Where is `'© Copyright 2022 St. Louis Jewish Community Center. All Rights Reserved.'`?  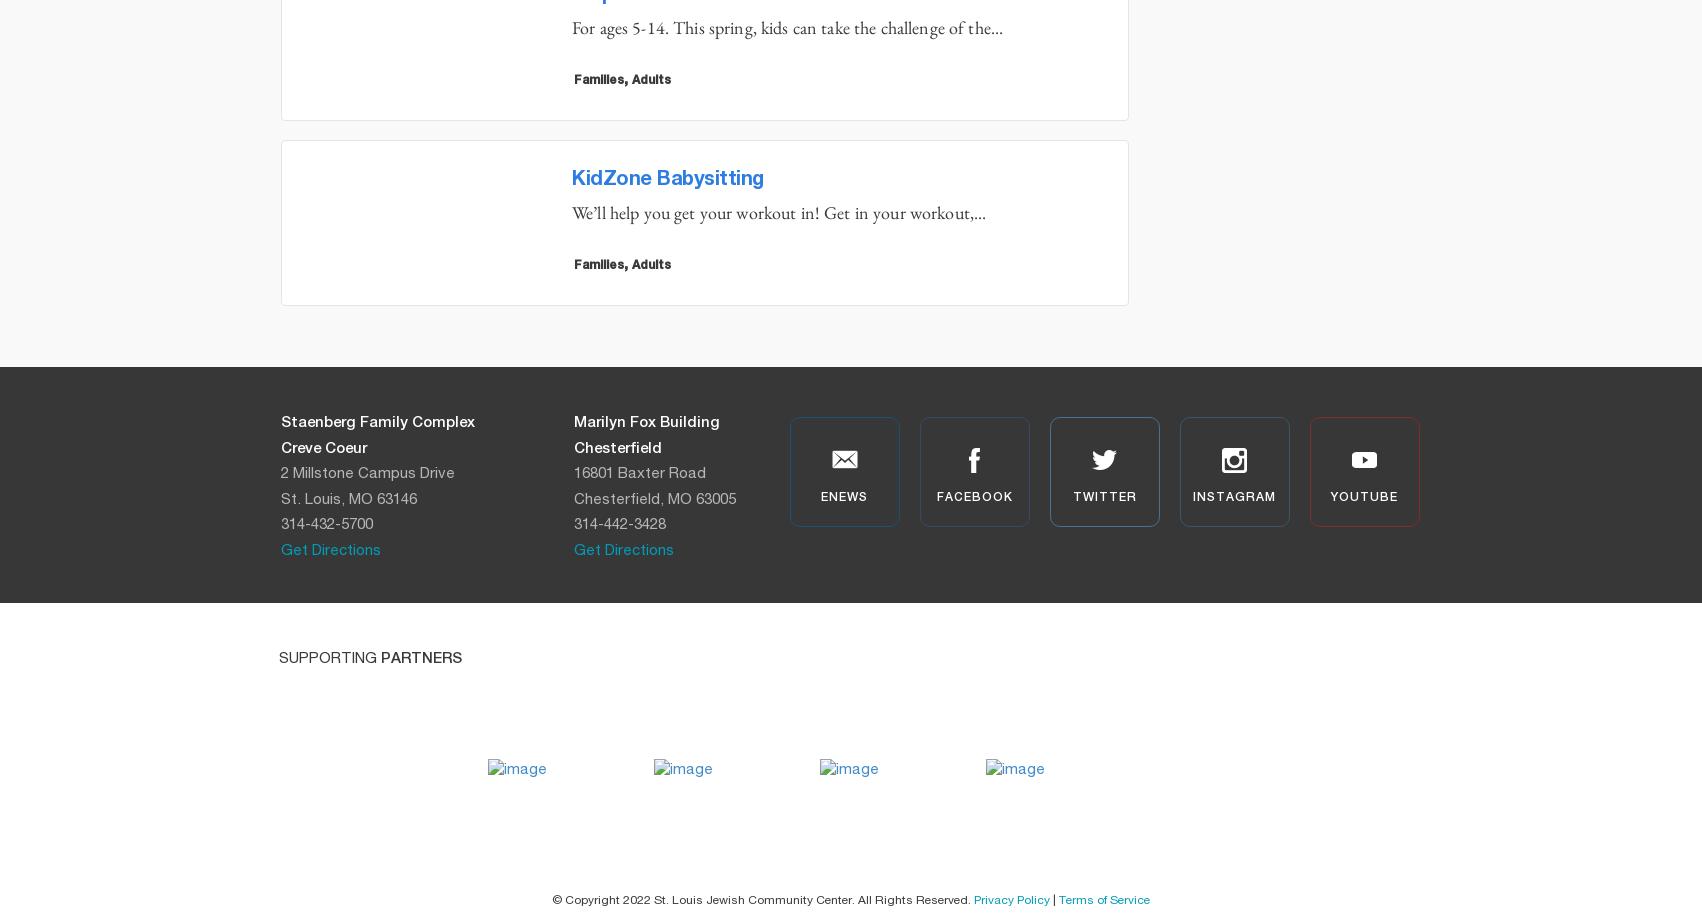 '© Copyright 2022 St. Louis Jewish Community Center. All Rights Reserved.' is located at coordinates (762, 898).